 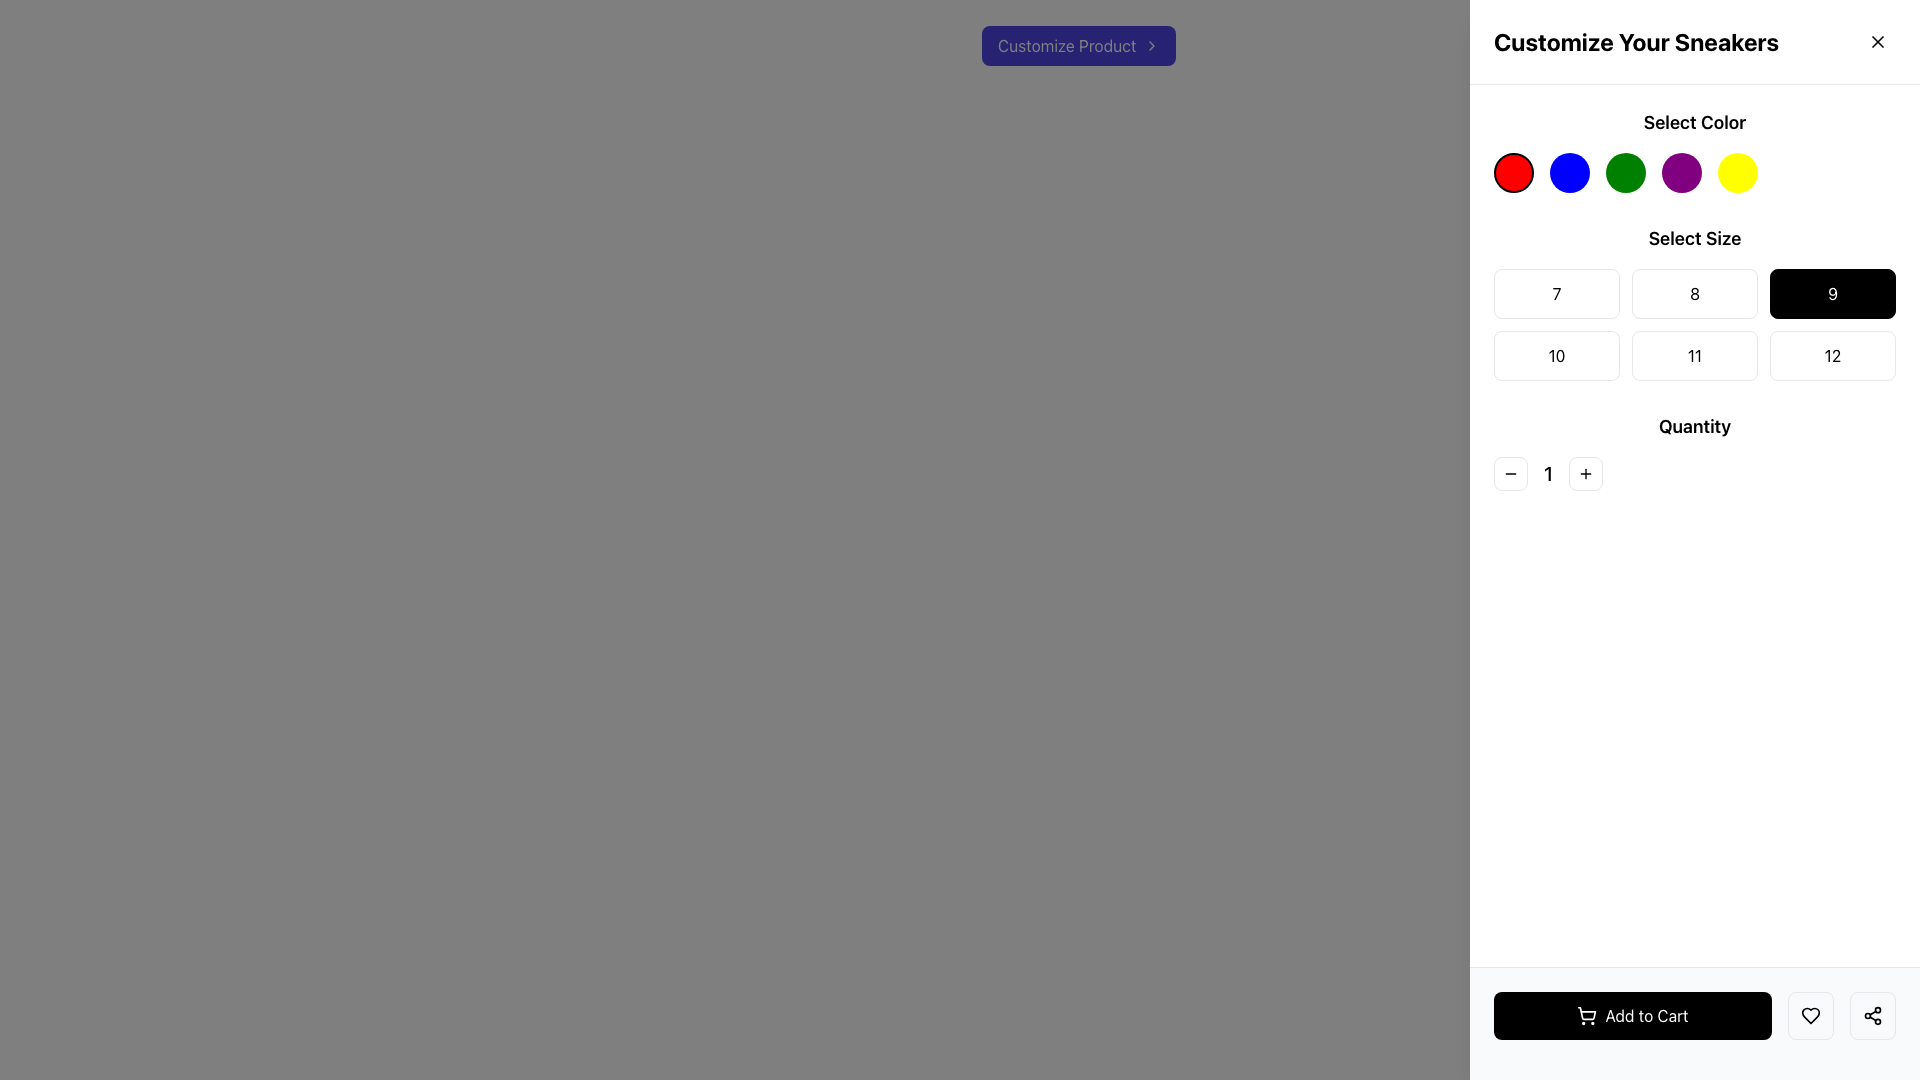 I want to click on the heart icon button located to the right of the 'Add to Cart' button and left of the share icon to observe the hover effect, so click(x=1810, y=1015).